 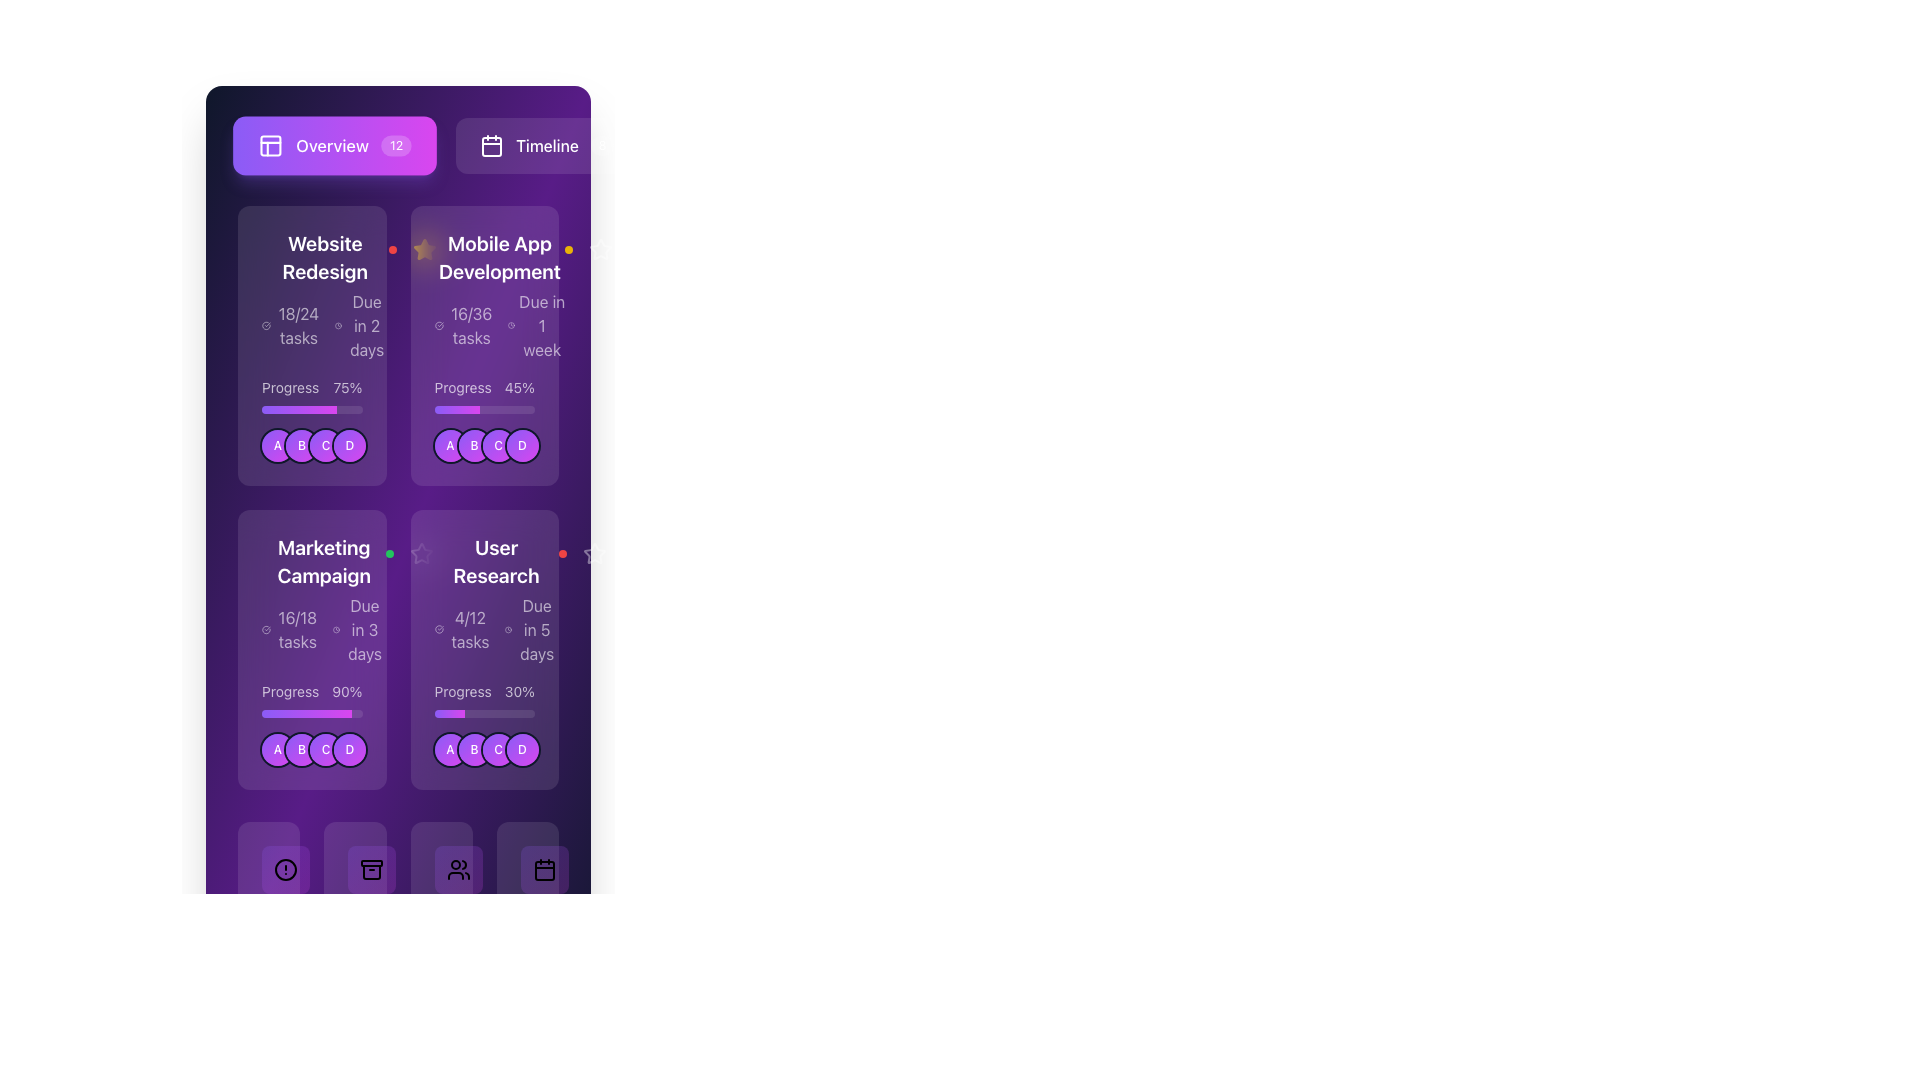 I want to click on the circular icon with a gradient background from violet to fuchsia, featuring a white letter 'C' in the center, which is the third icon in the progress section of the 'Website Redesign' task card, so click(x=326, y=445).